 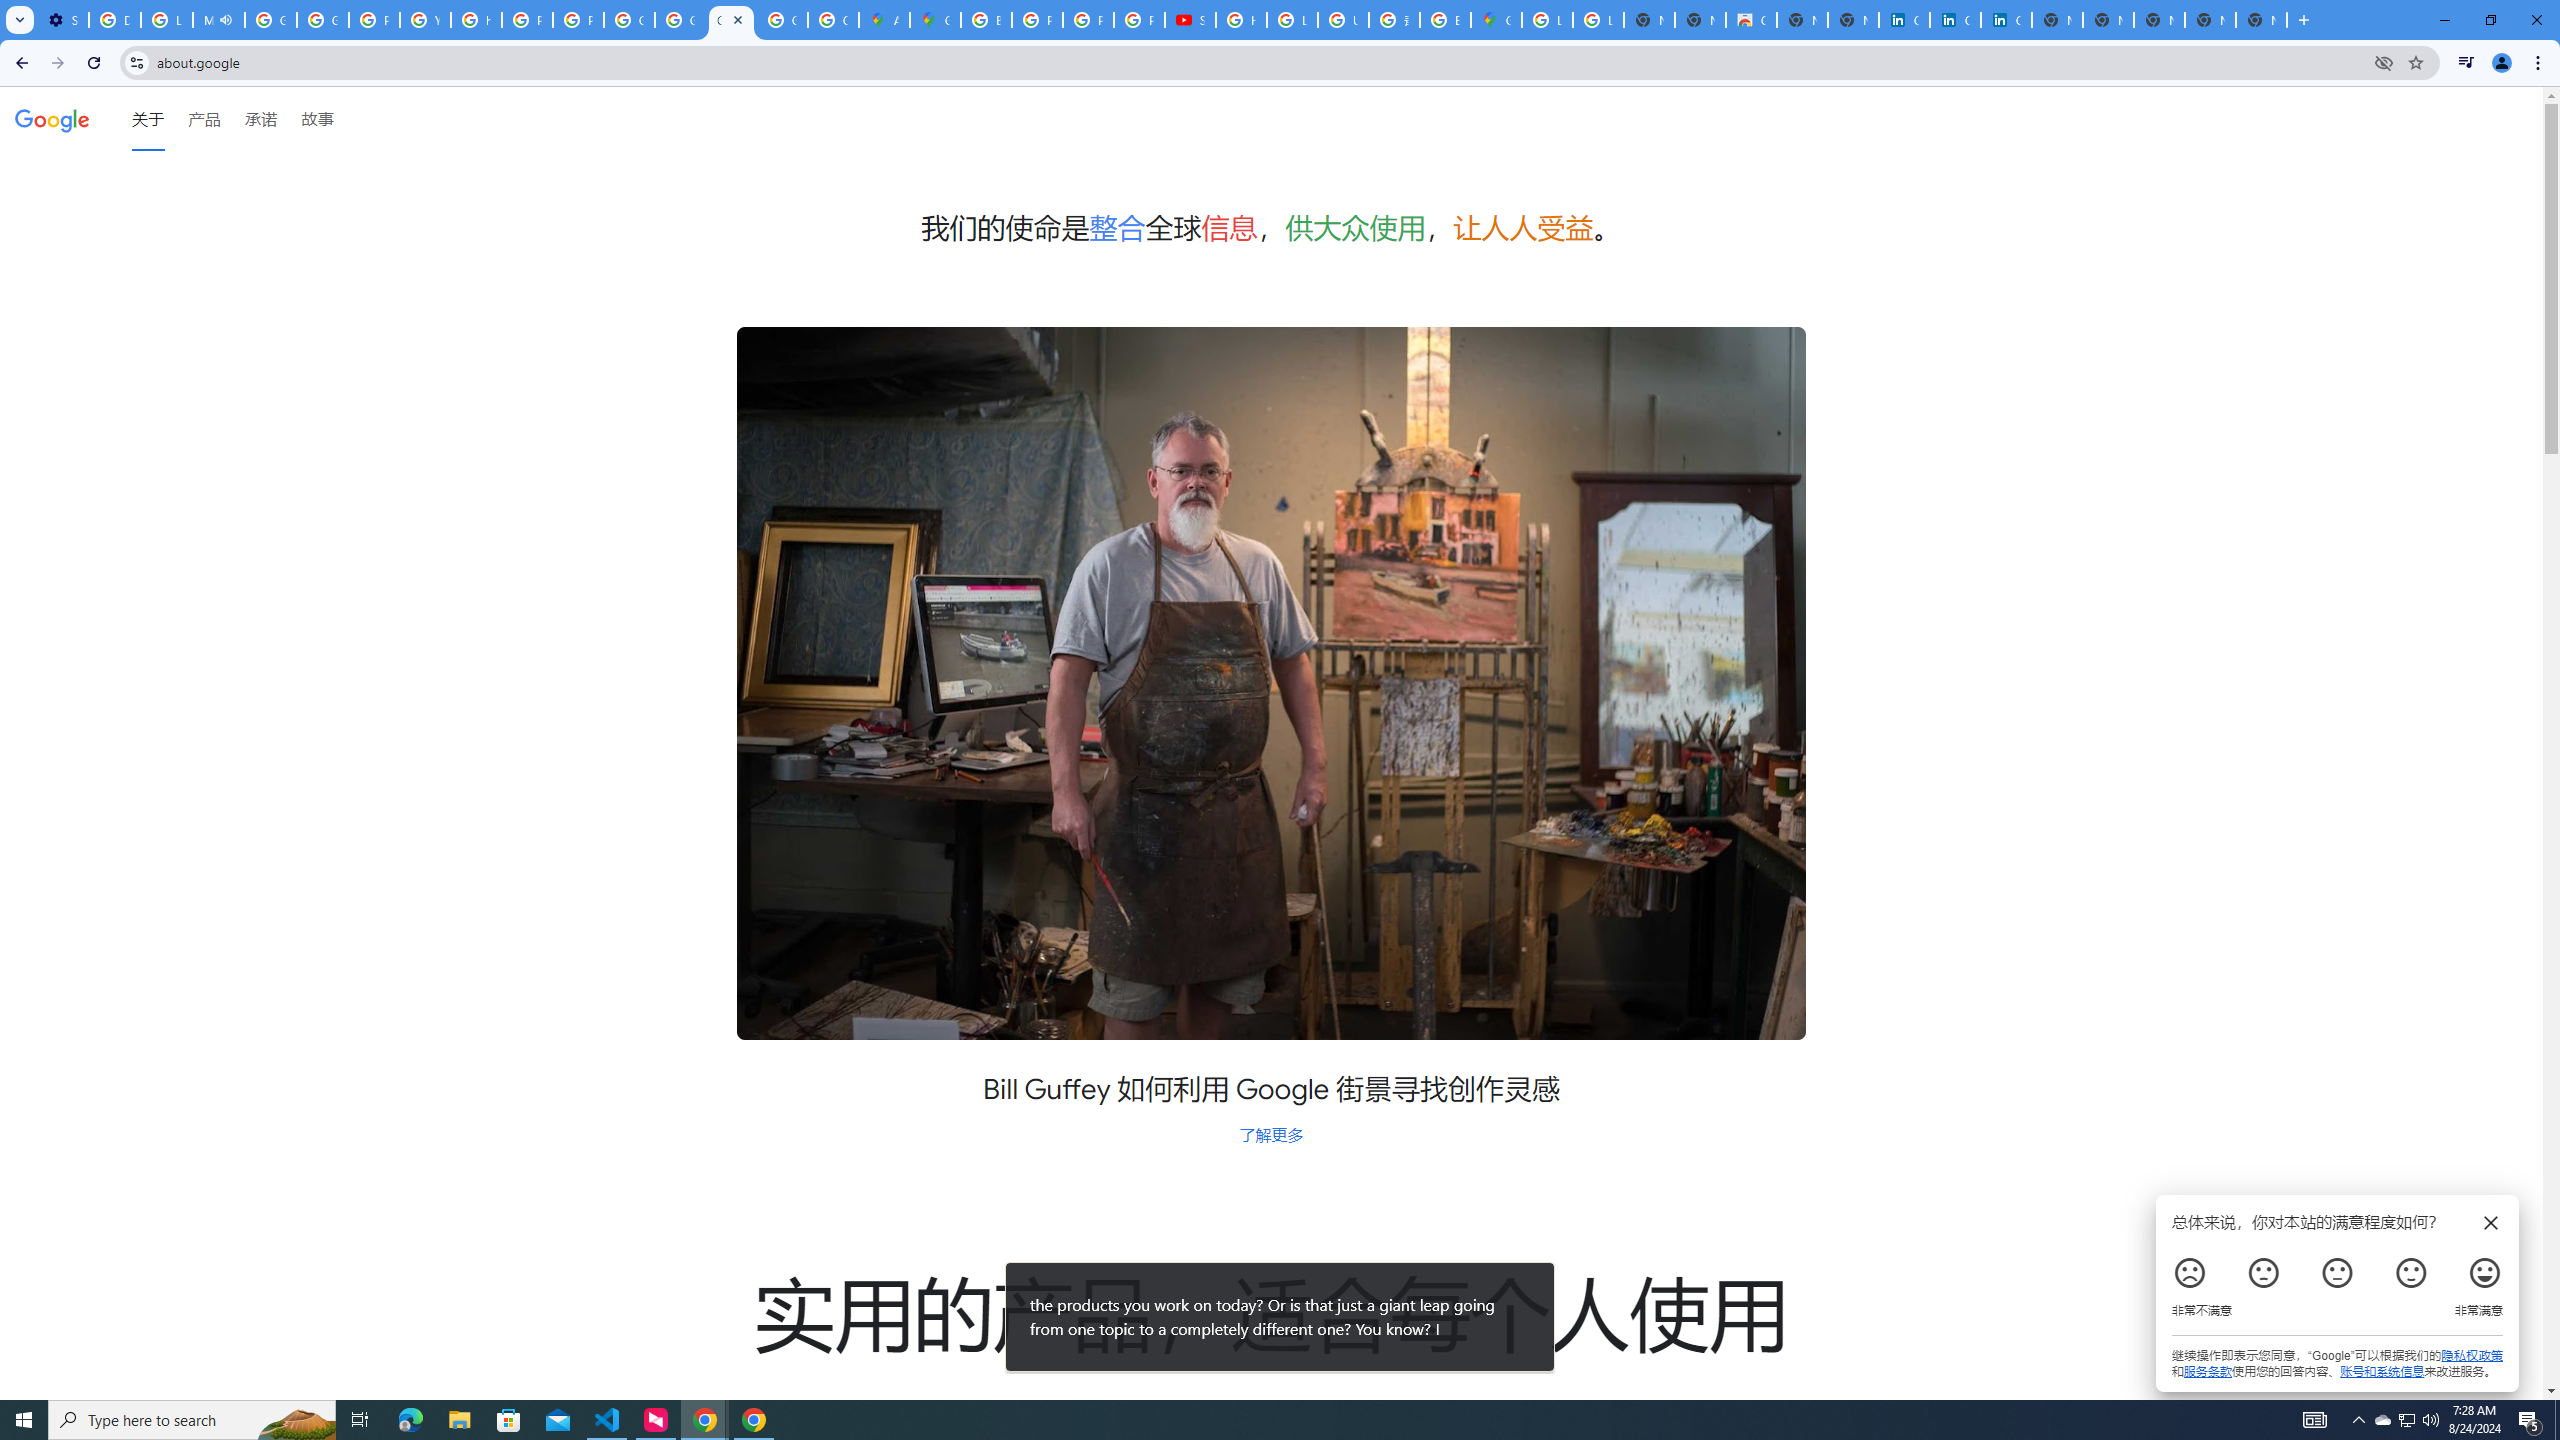 What do you see at coordinates (2261, 19) in the screenshot?
I see `'New Tab'` at bounding box center [2261, 19].